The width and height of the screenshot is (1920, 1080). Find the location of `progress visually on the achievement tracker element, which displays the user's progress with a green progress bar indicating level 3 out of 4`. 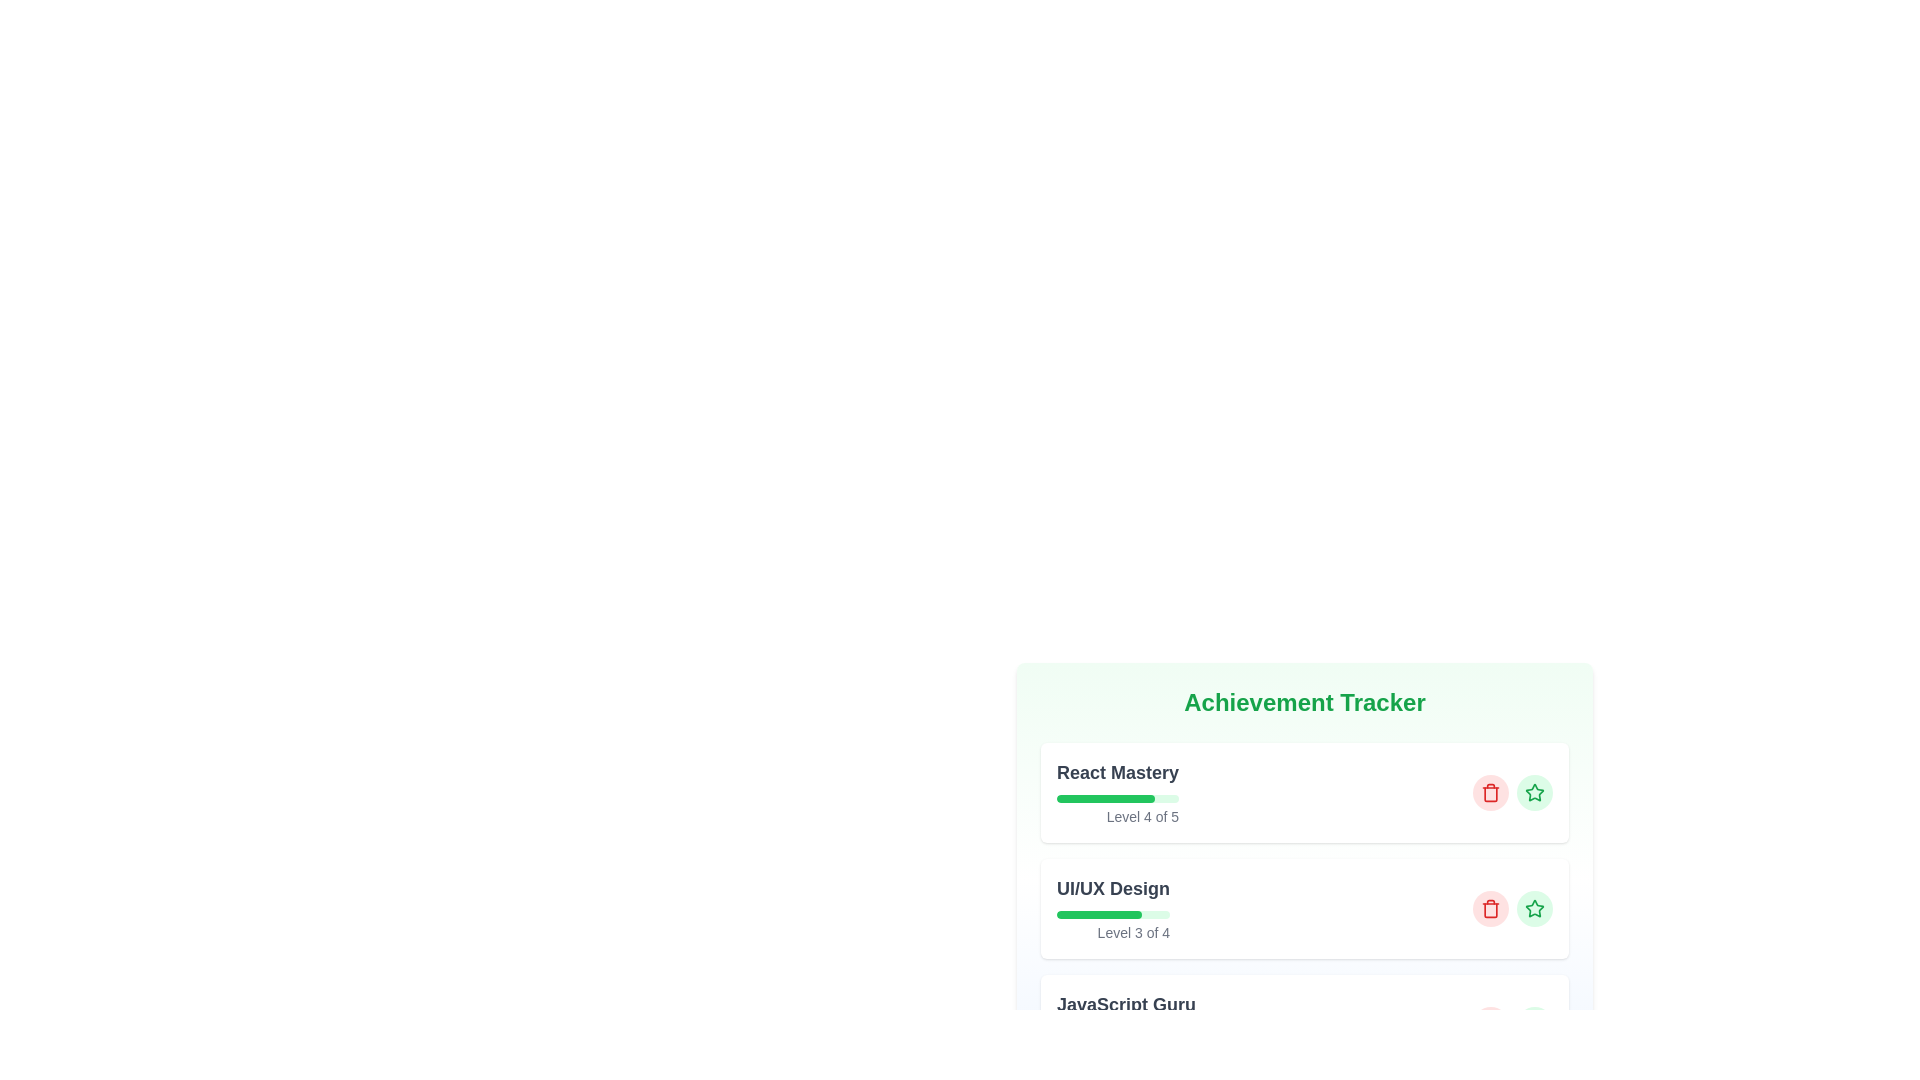

progress visually on the achievement tracker element, which displays the user's progress with a green progress bar indicating level 3 out of 4 is located at coordinates (1112, 909).